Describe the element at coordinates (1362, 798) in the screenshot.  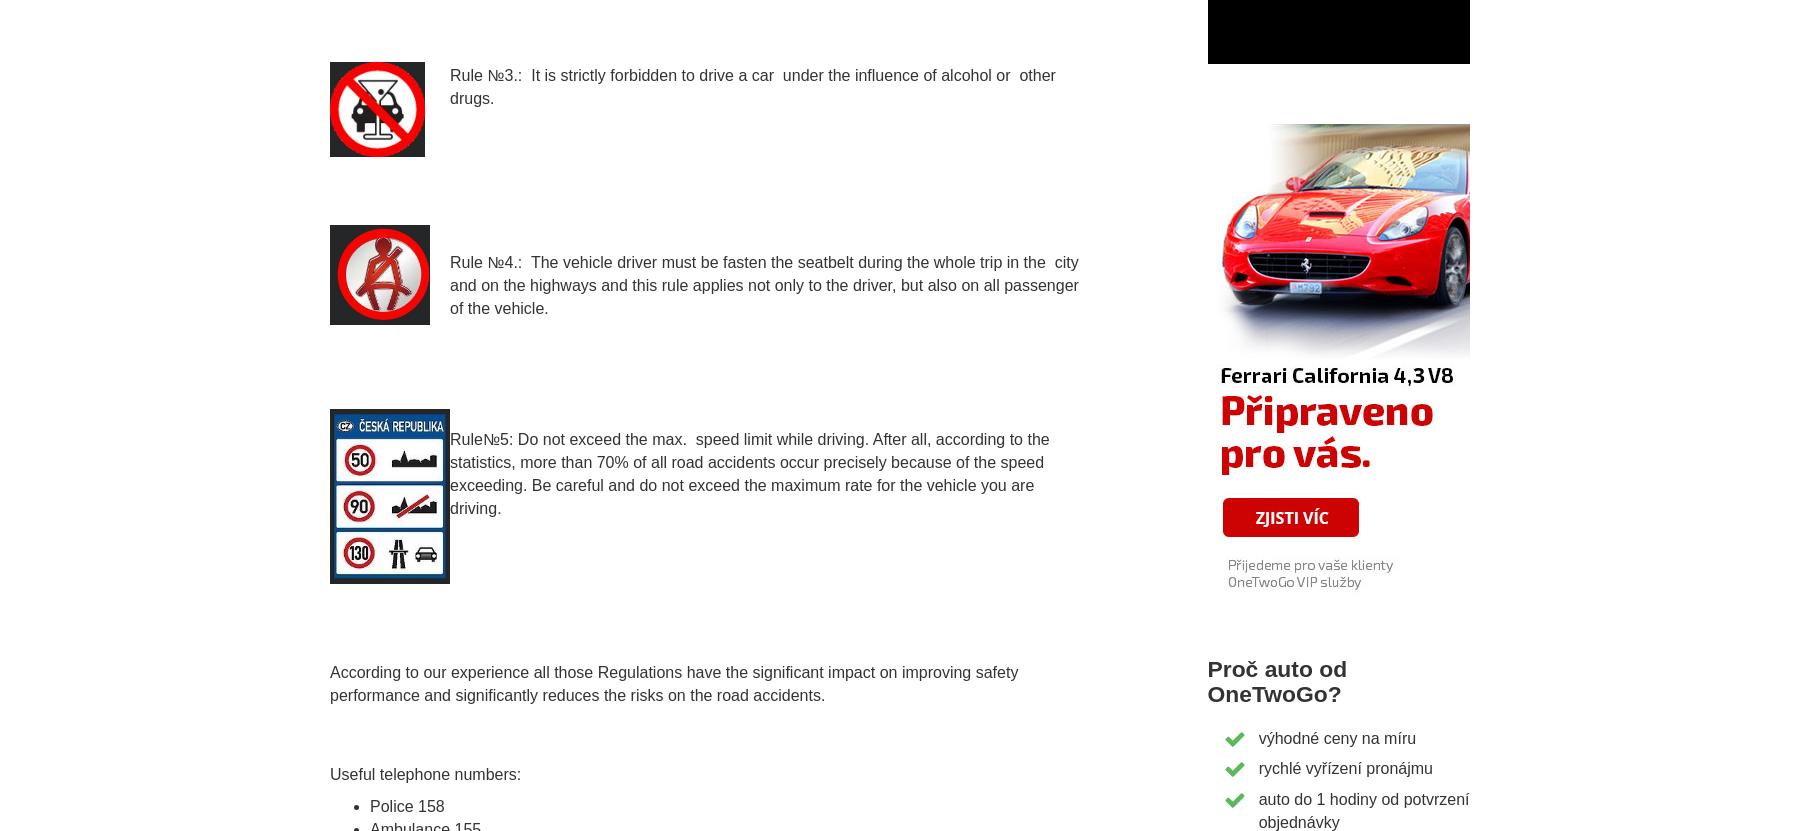
I see `'auto do 1 hodiny od potvrzení'` at that location.